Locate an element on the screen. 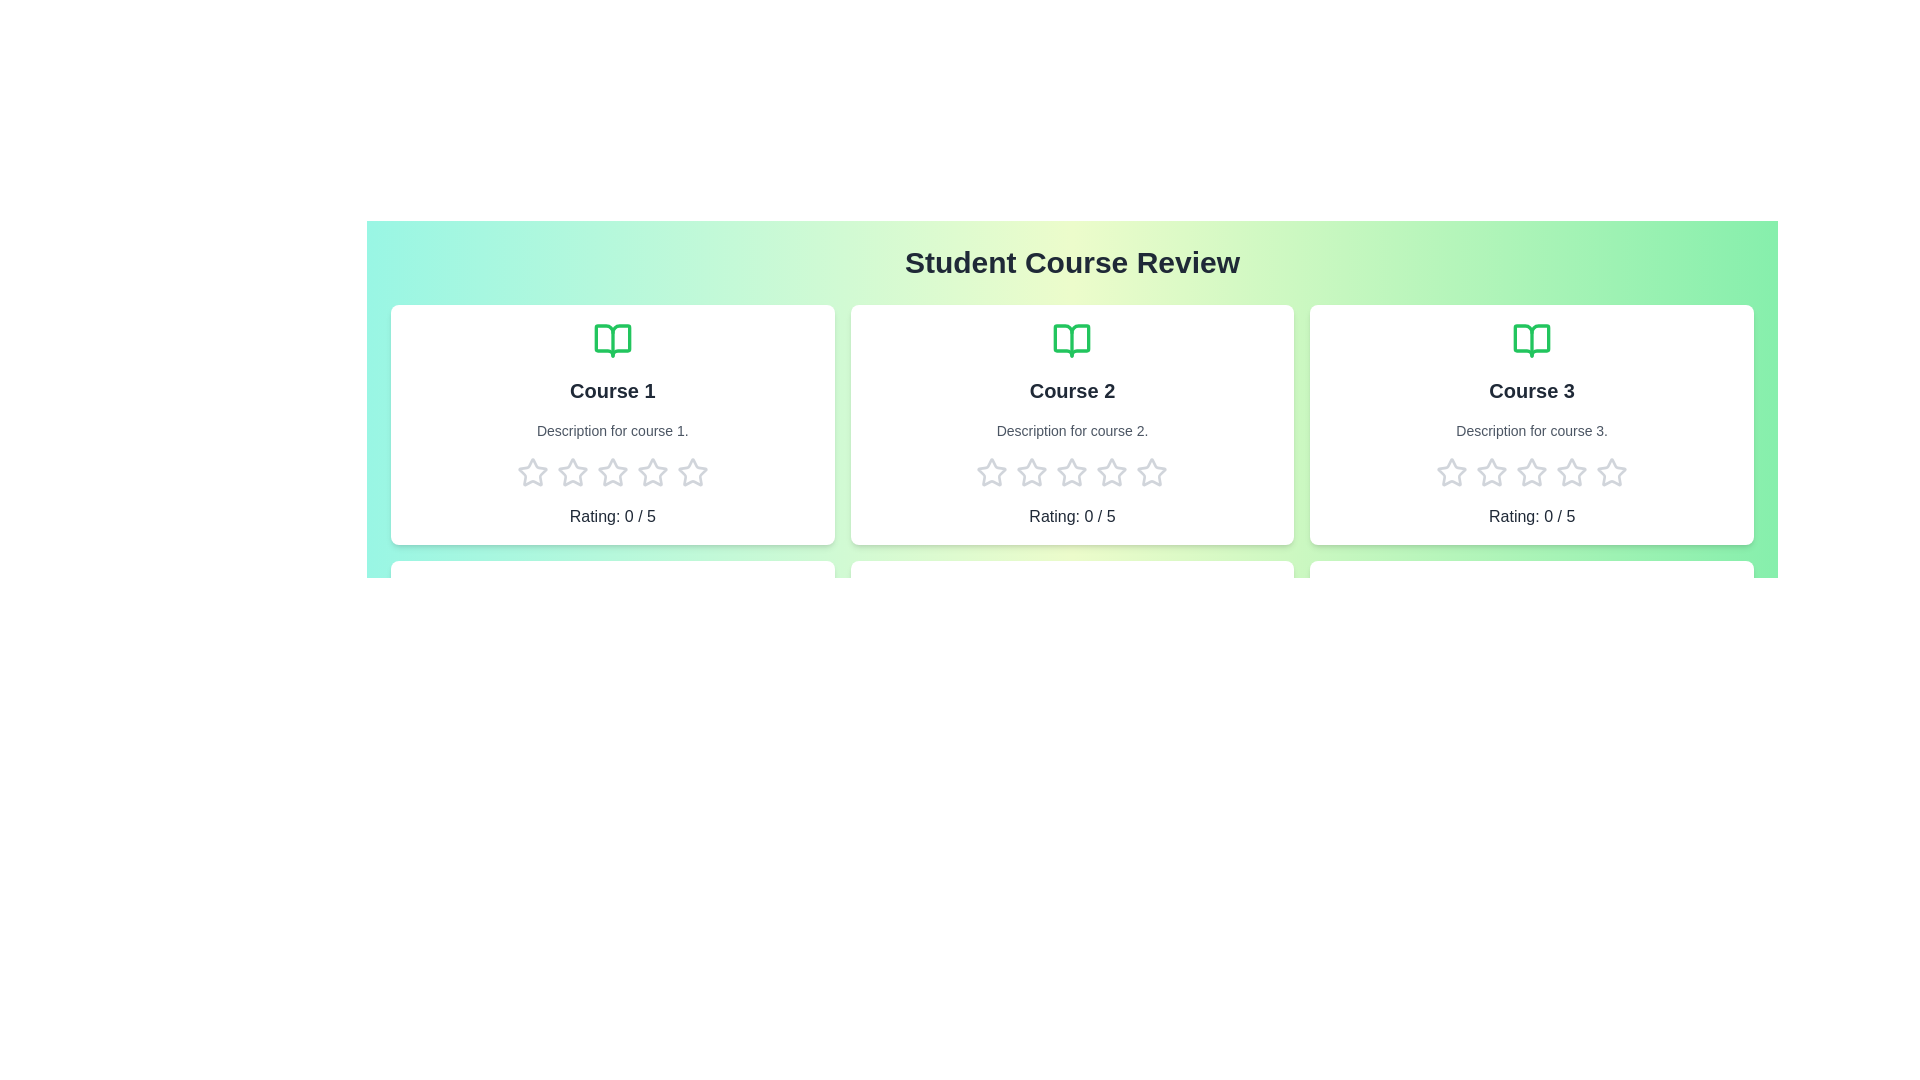  the rating of a course to 1 stars by clicking on the corresponding star is located at coordinates (532, 473).